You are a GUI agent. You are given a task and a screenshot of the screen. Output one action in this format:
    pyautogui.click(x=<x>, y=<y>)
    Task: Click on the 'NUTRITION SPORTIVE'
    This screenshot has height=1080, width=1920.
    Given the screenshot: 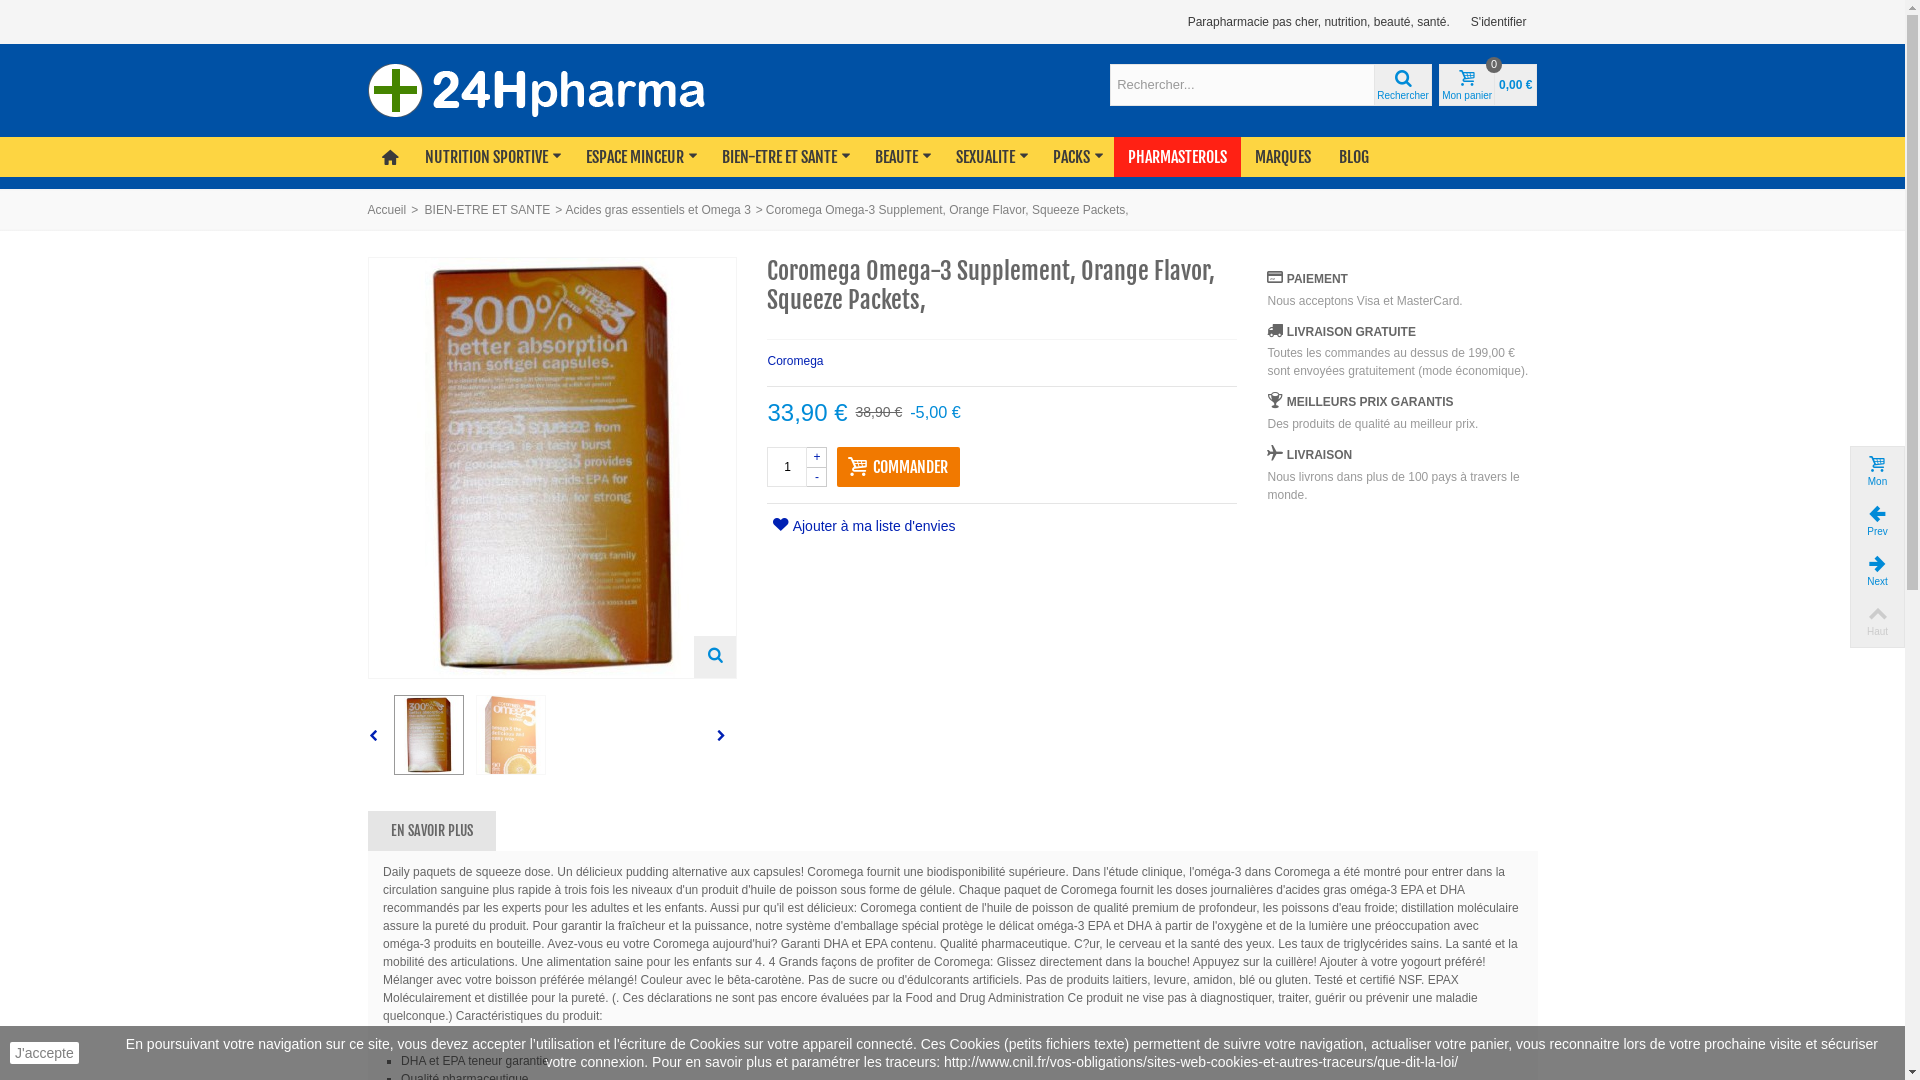 What is the action you would take?
    pyautogui.click(x=491, y=156)
    